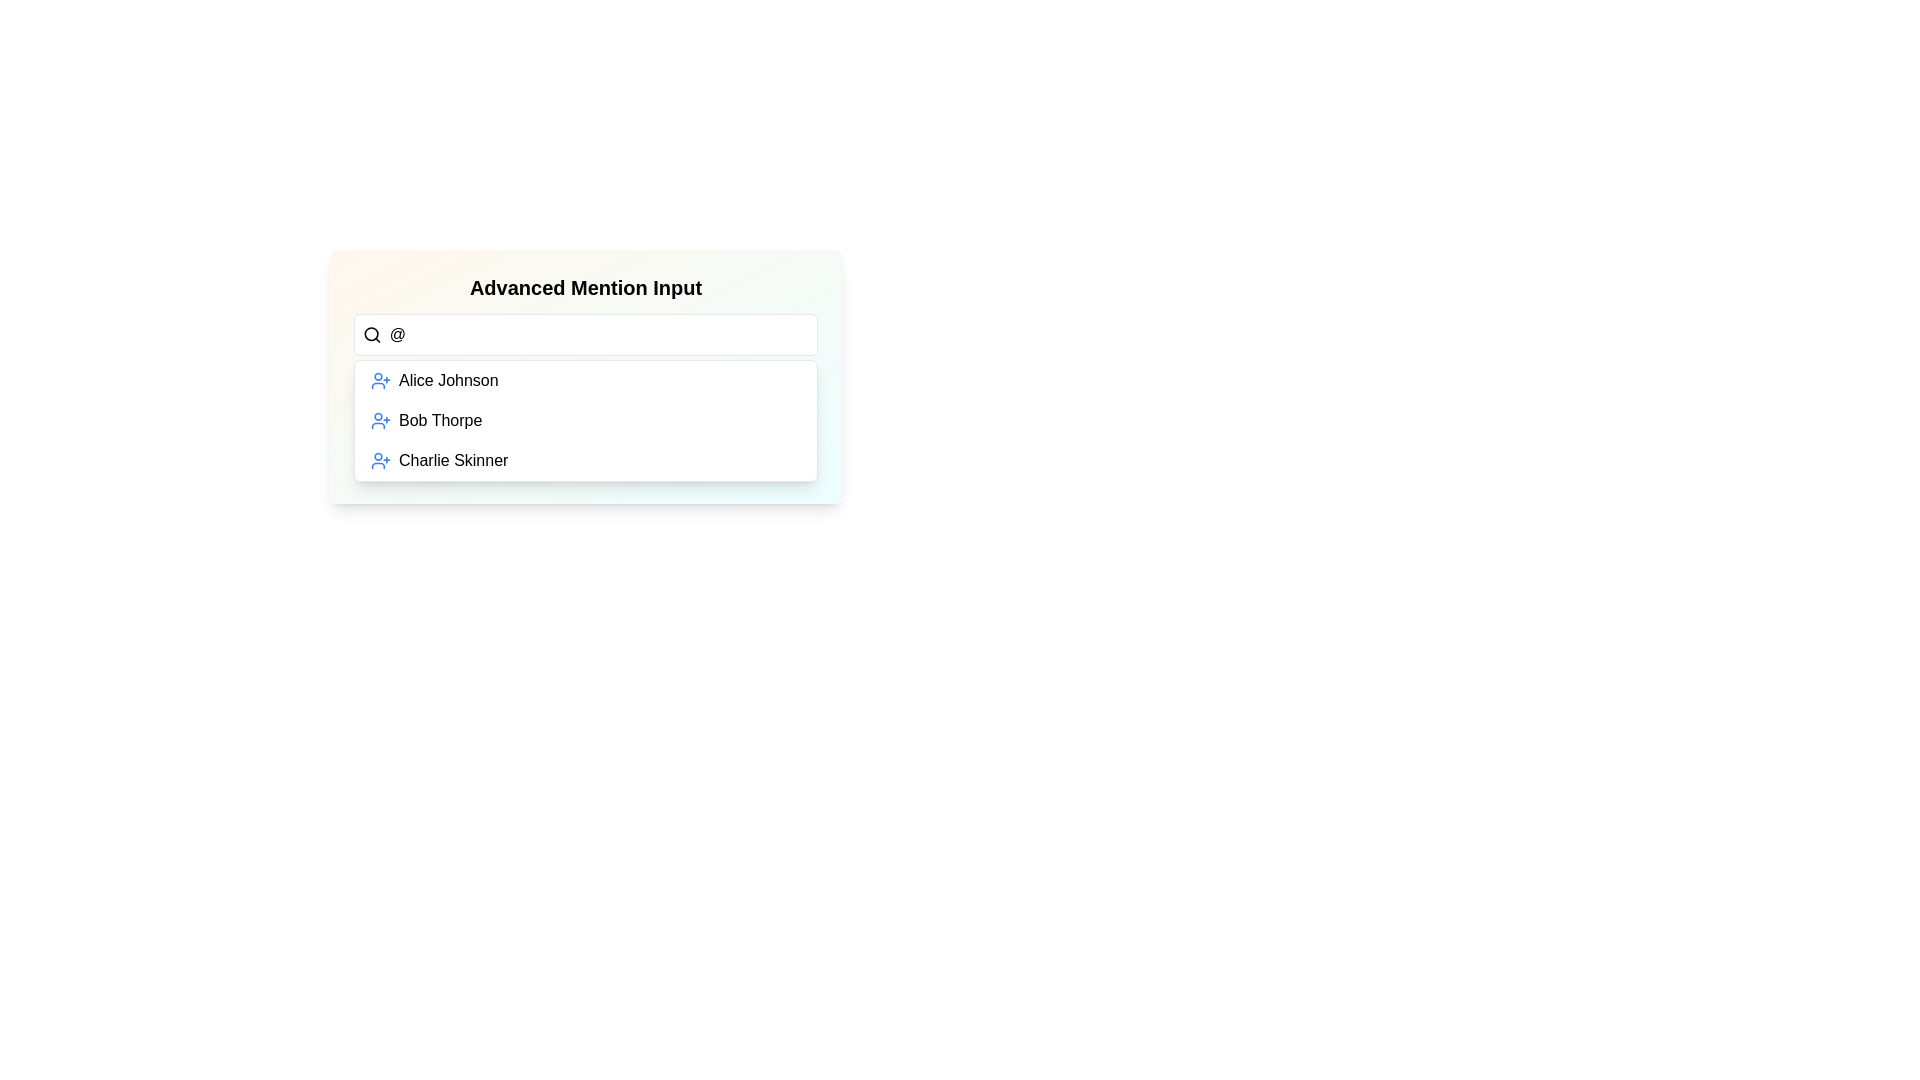 The image size is (1920, 1080). What do you see at coordinates (380, 419) in the screenshot?
I see `the icon to the left of 'Bob Thorpe' in the second item of the user list within the 'Advanced Mention Input' drop-down menu` at bounding box center [380, 419].